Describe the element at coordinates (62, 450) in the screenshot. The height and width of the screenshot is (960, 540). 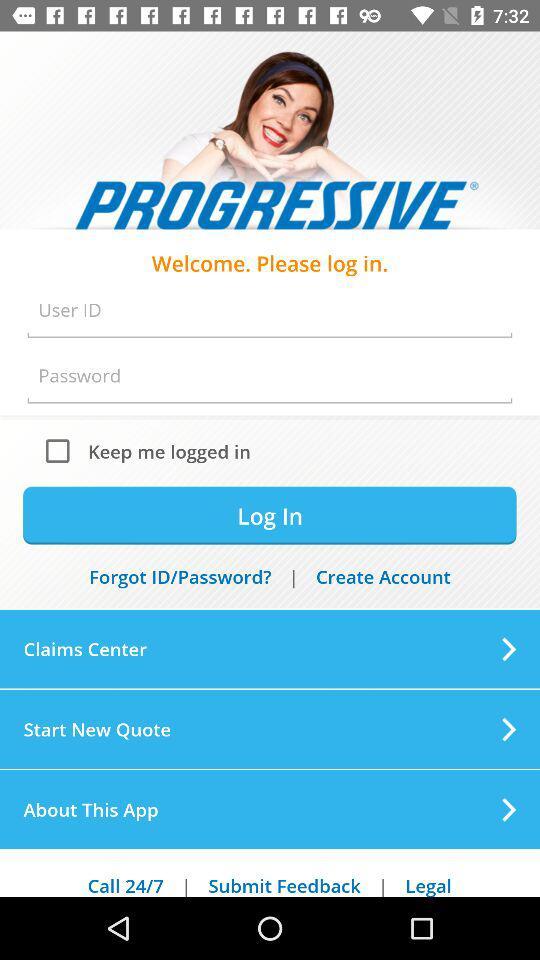
I see `stay logged in` at that location.